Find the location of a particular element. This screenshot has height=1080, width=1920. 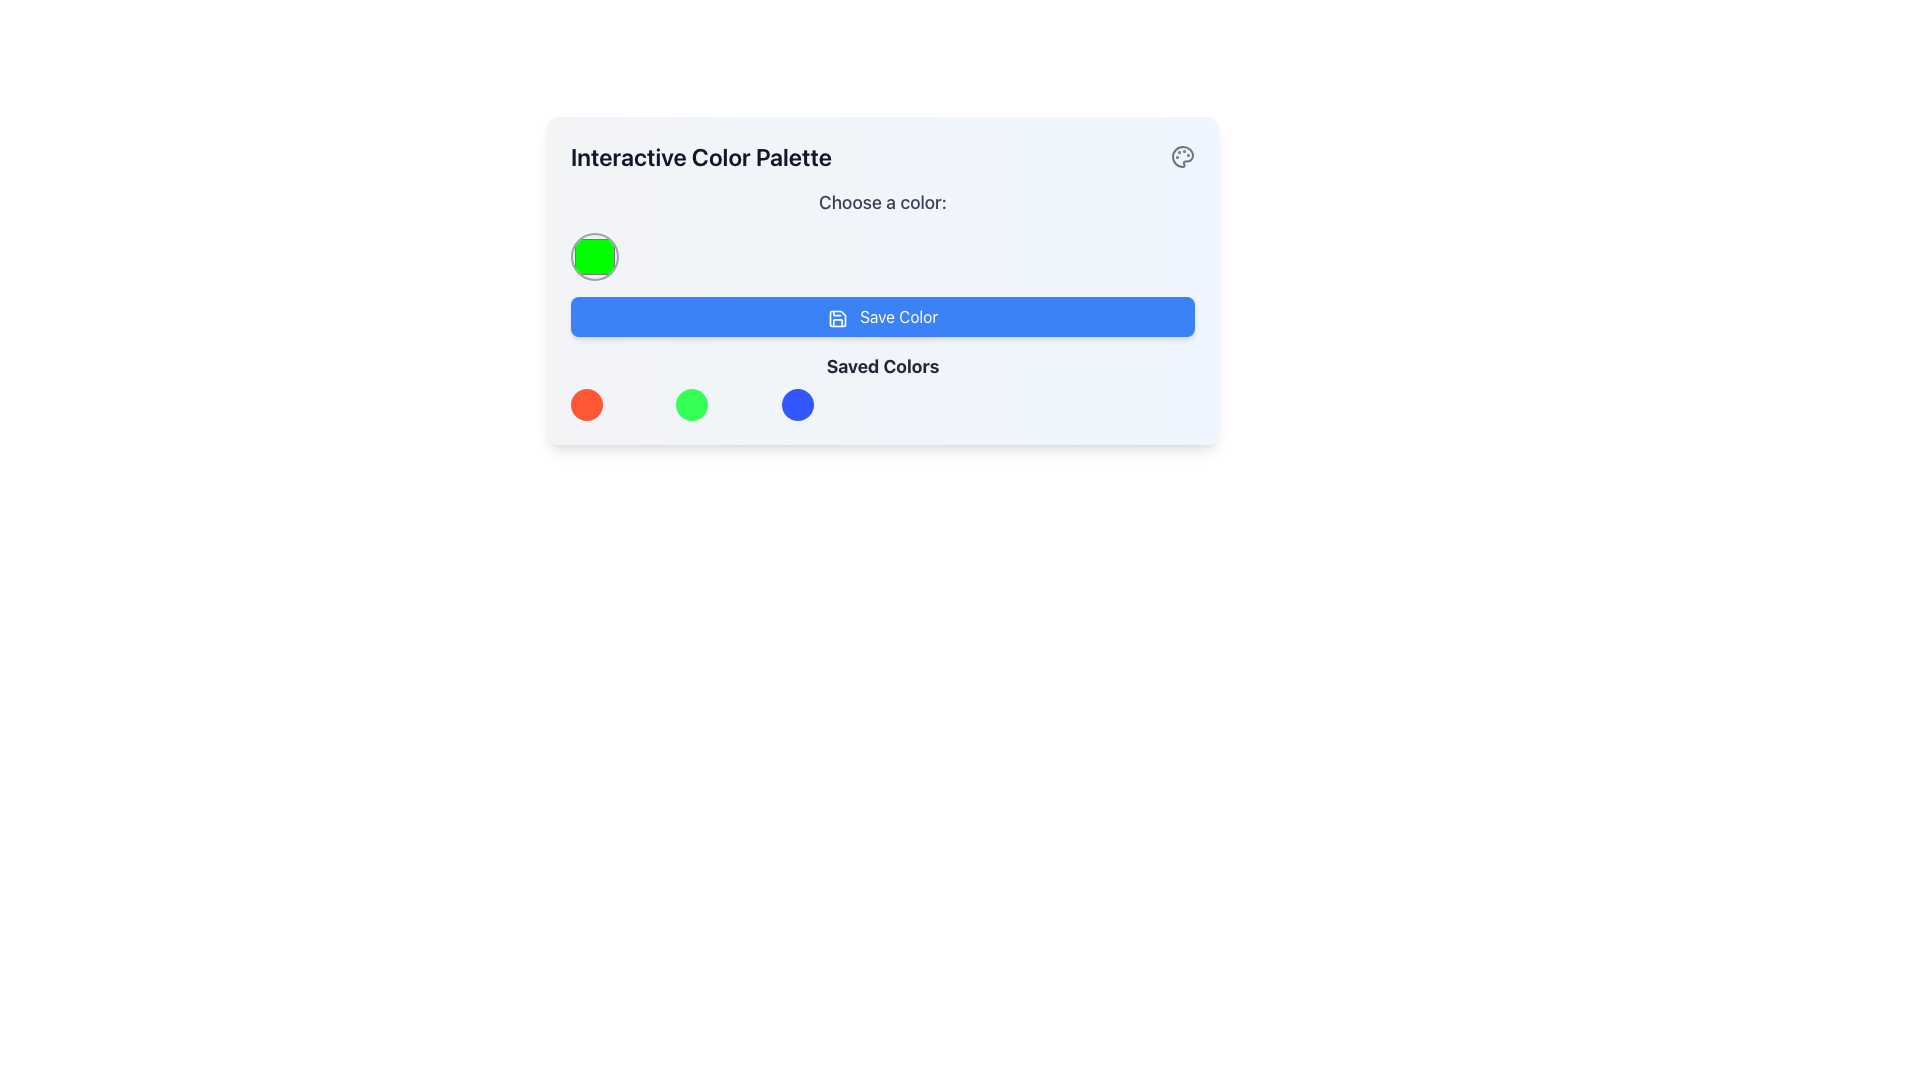

the 'Save Color' button, which has a blue background and white text, located below the 'Choose a color:' text and above the 'Saved Colors' title is located at coordinates (882, 304).